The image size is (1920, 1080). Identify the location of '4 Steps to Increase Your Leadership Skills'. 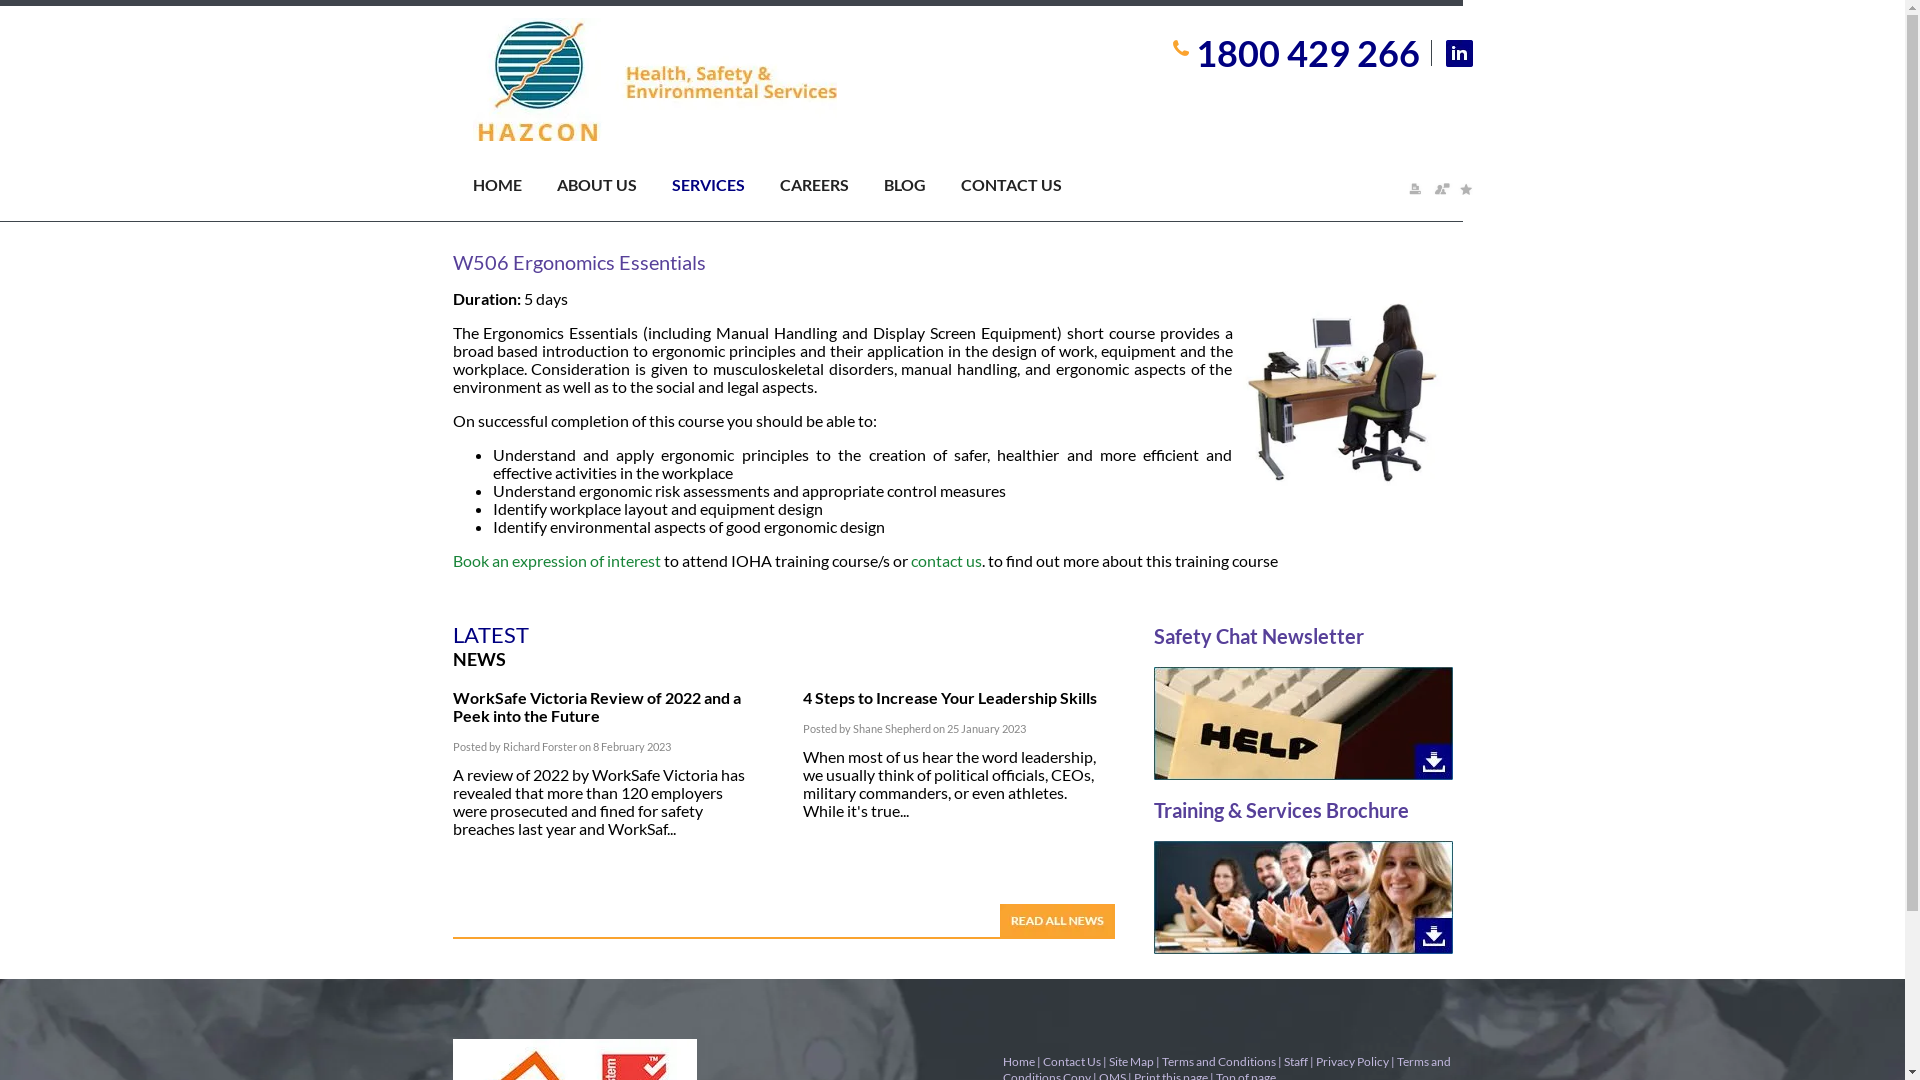
(948, 696).